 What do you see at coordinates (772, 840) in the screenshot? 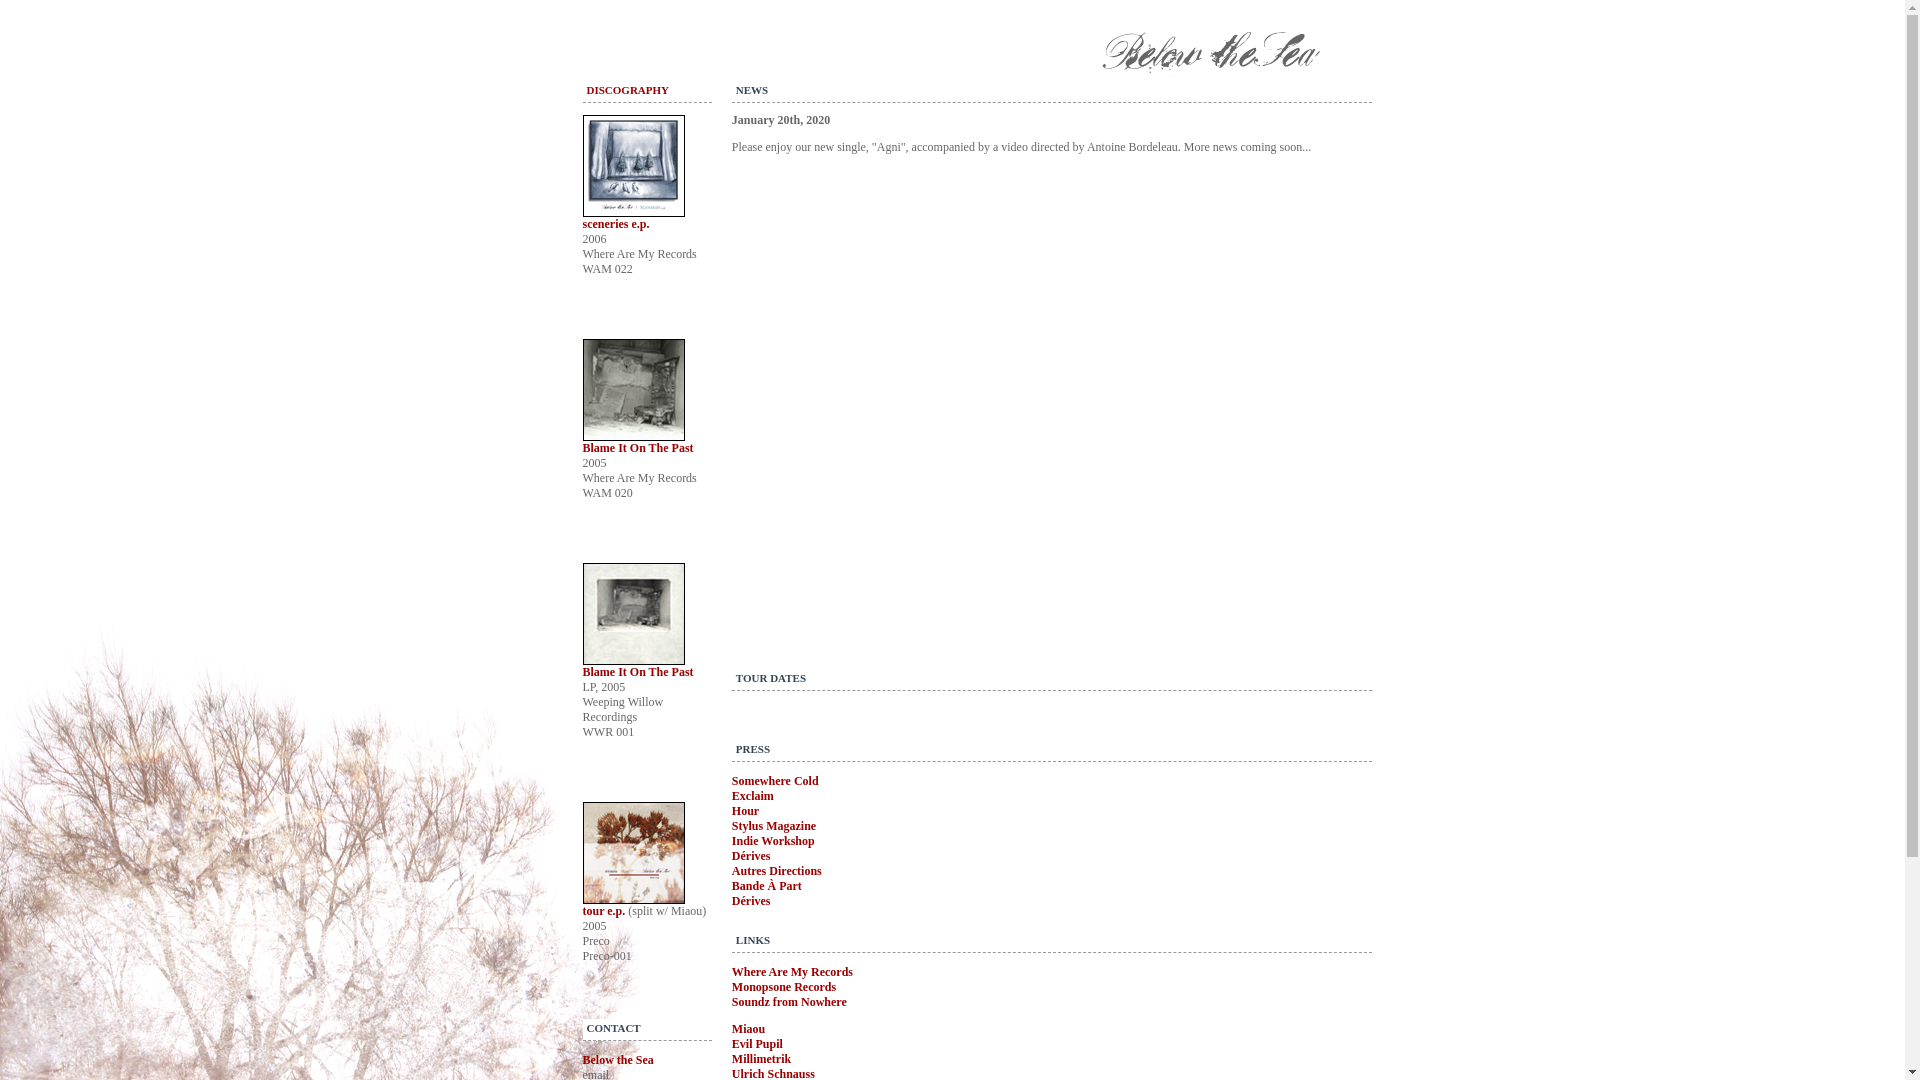
I see `'Indie Workshop'` at bounding box center [772, 840].